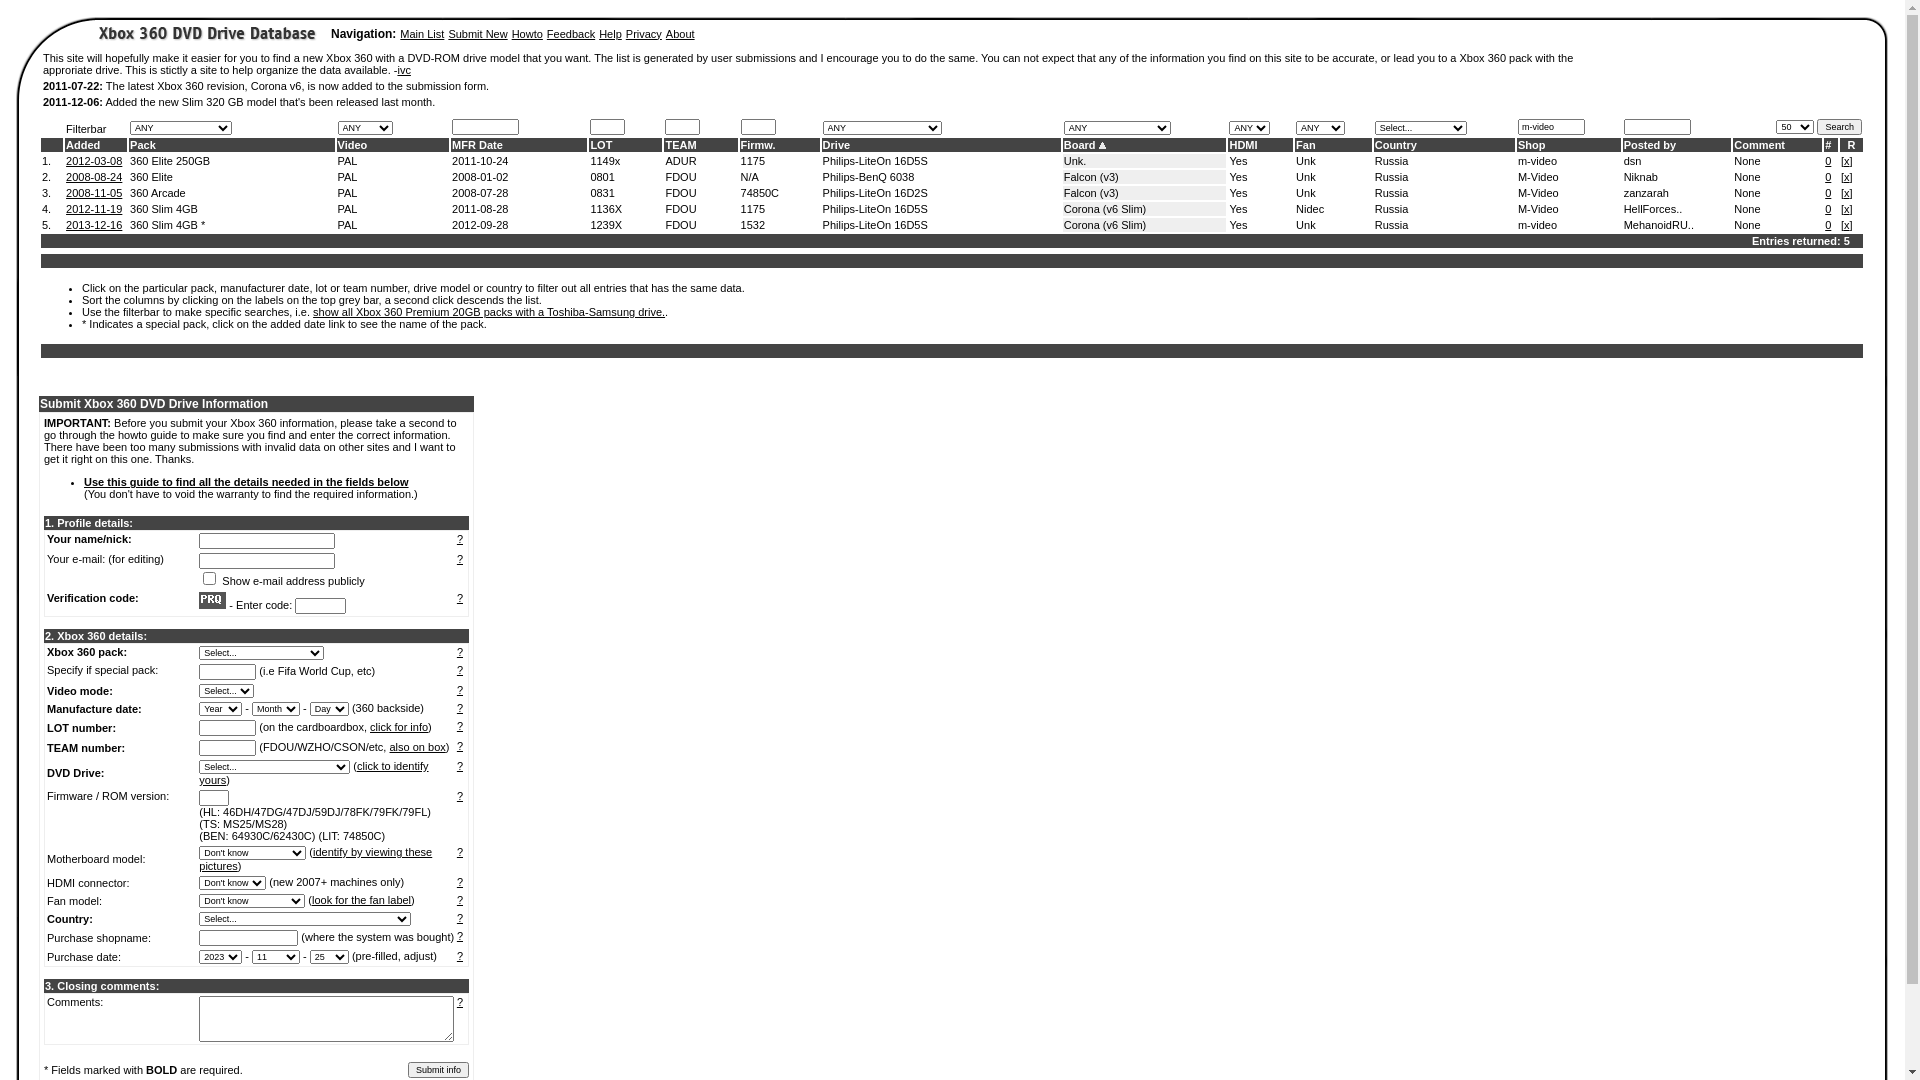 The height and width of the screenshot is (1080, 1920). What do you see at coordinates (1104, 208) in the screenshot?
I see `'Corona (v6 Slim)'` at bounding box center [1104, 208].